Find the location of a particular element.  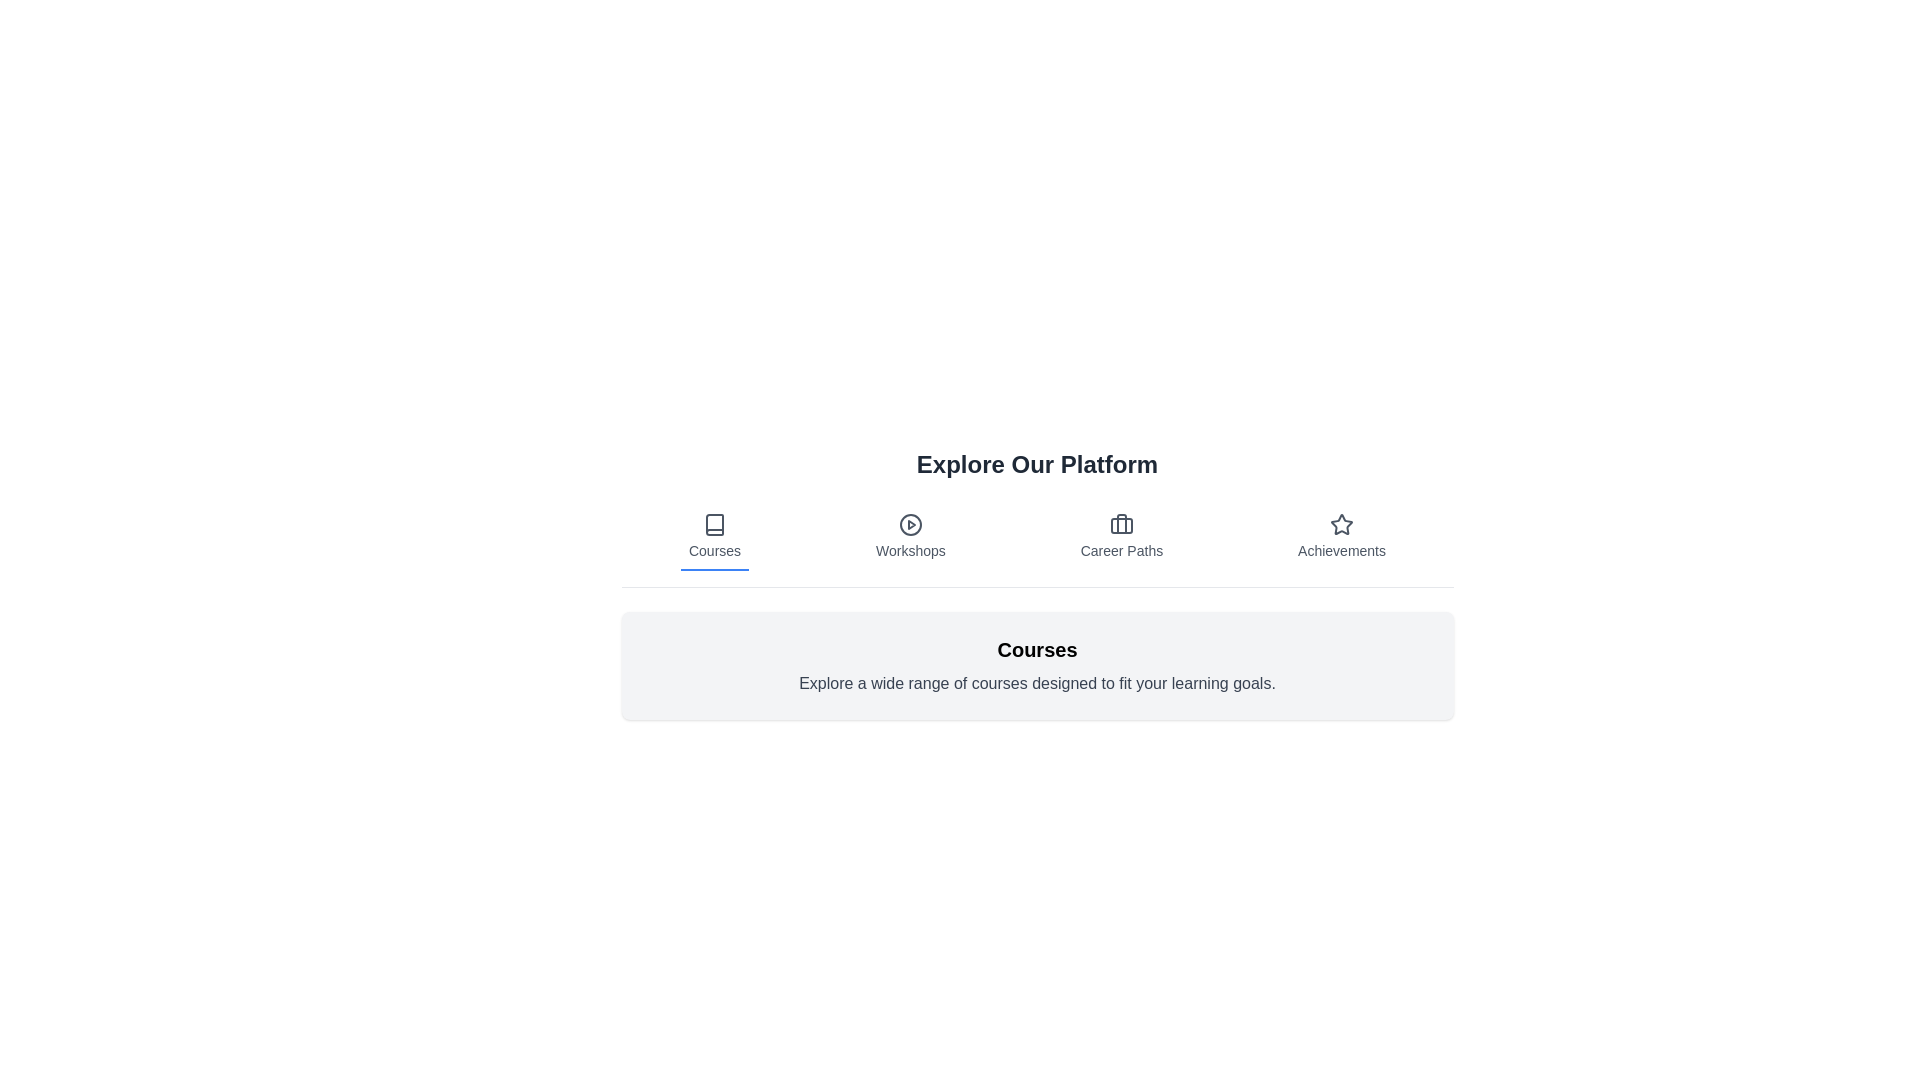

the tab corresponding to Career Paths is located at coordinates (1121, 536).